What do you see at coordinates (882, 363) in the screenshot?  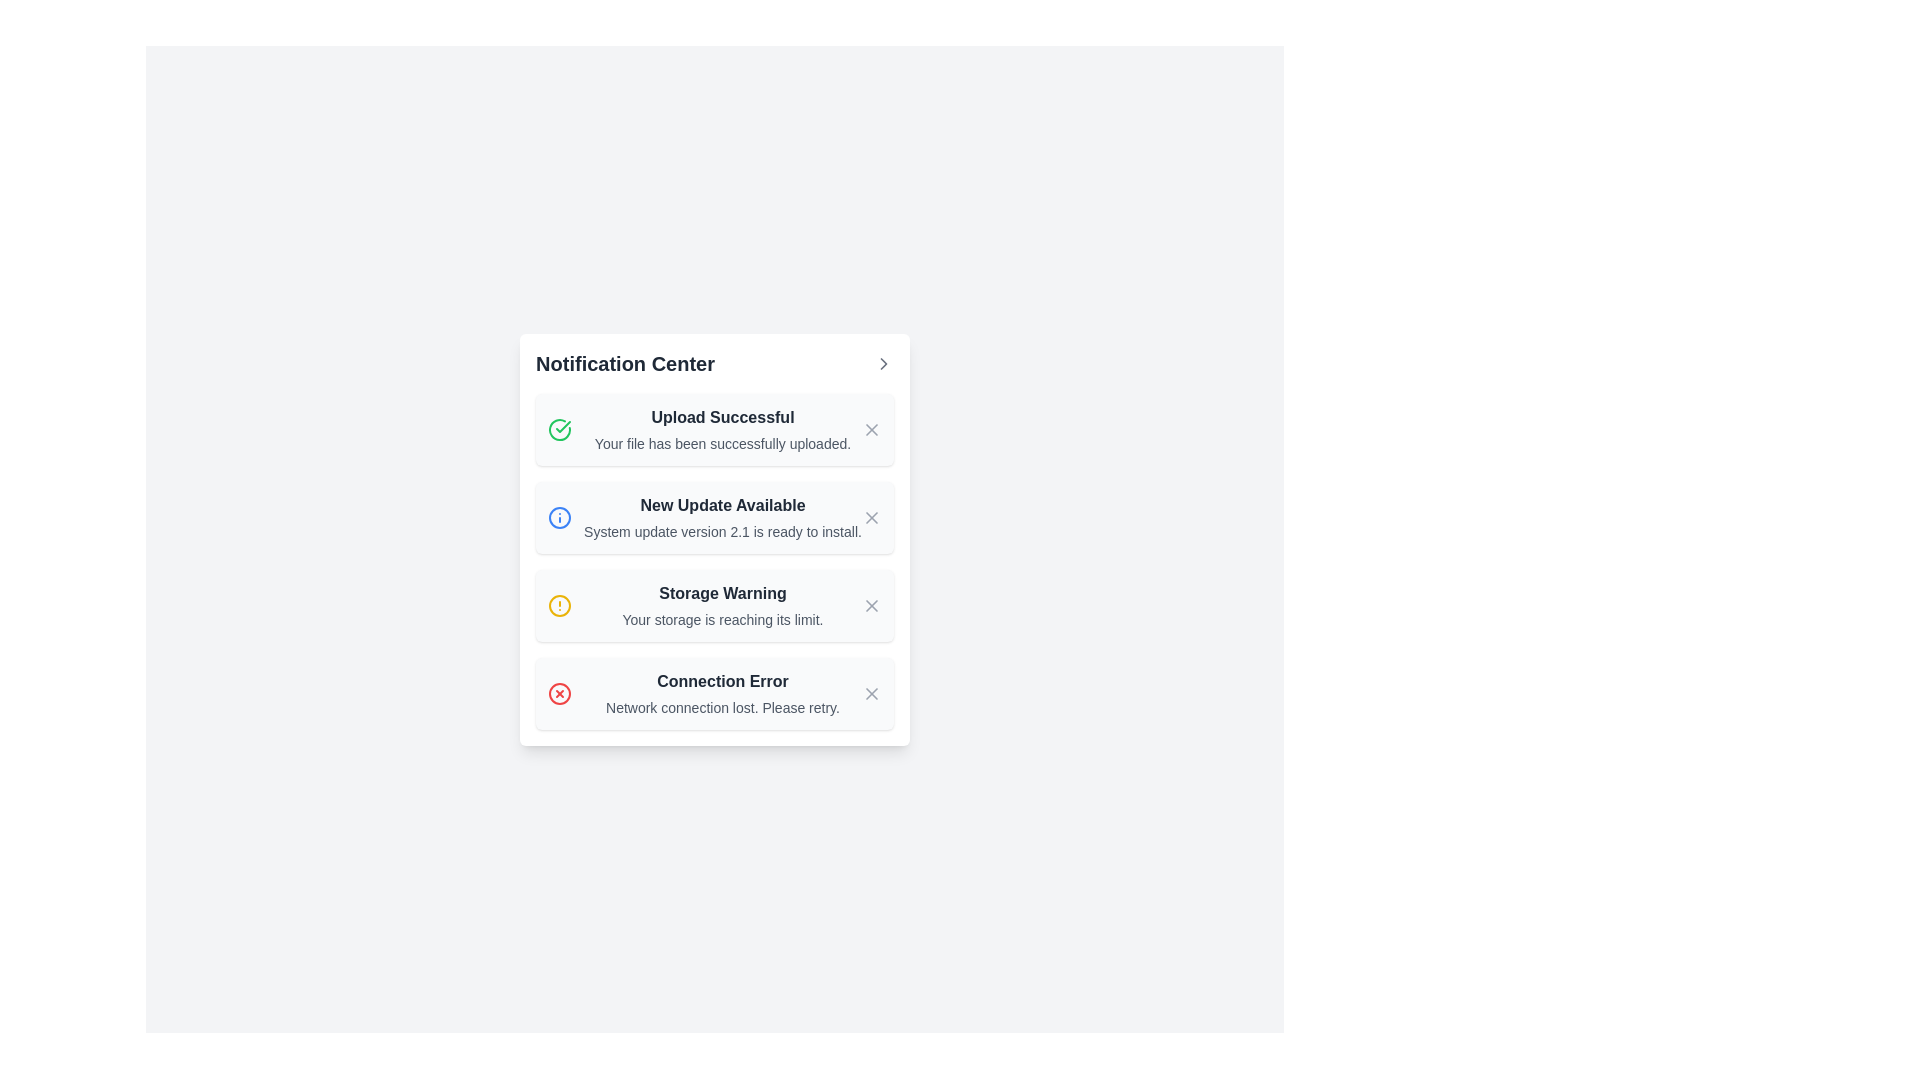 I see `the right-pointing chevron icon located at the top-right corner of the 'Notification Center'` at bounding box center [882, 363].